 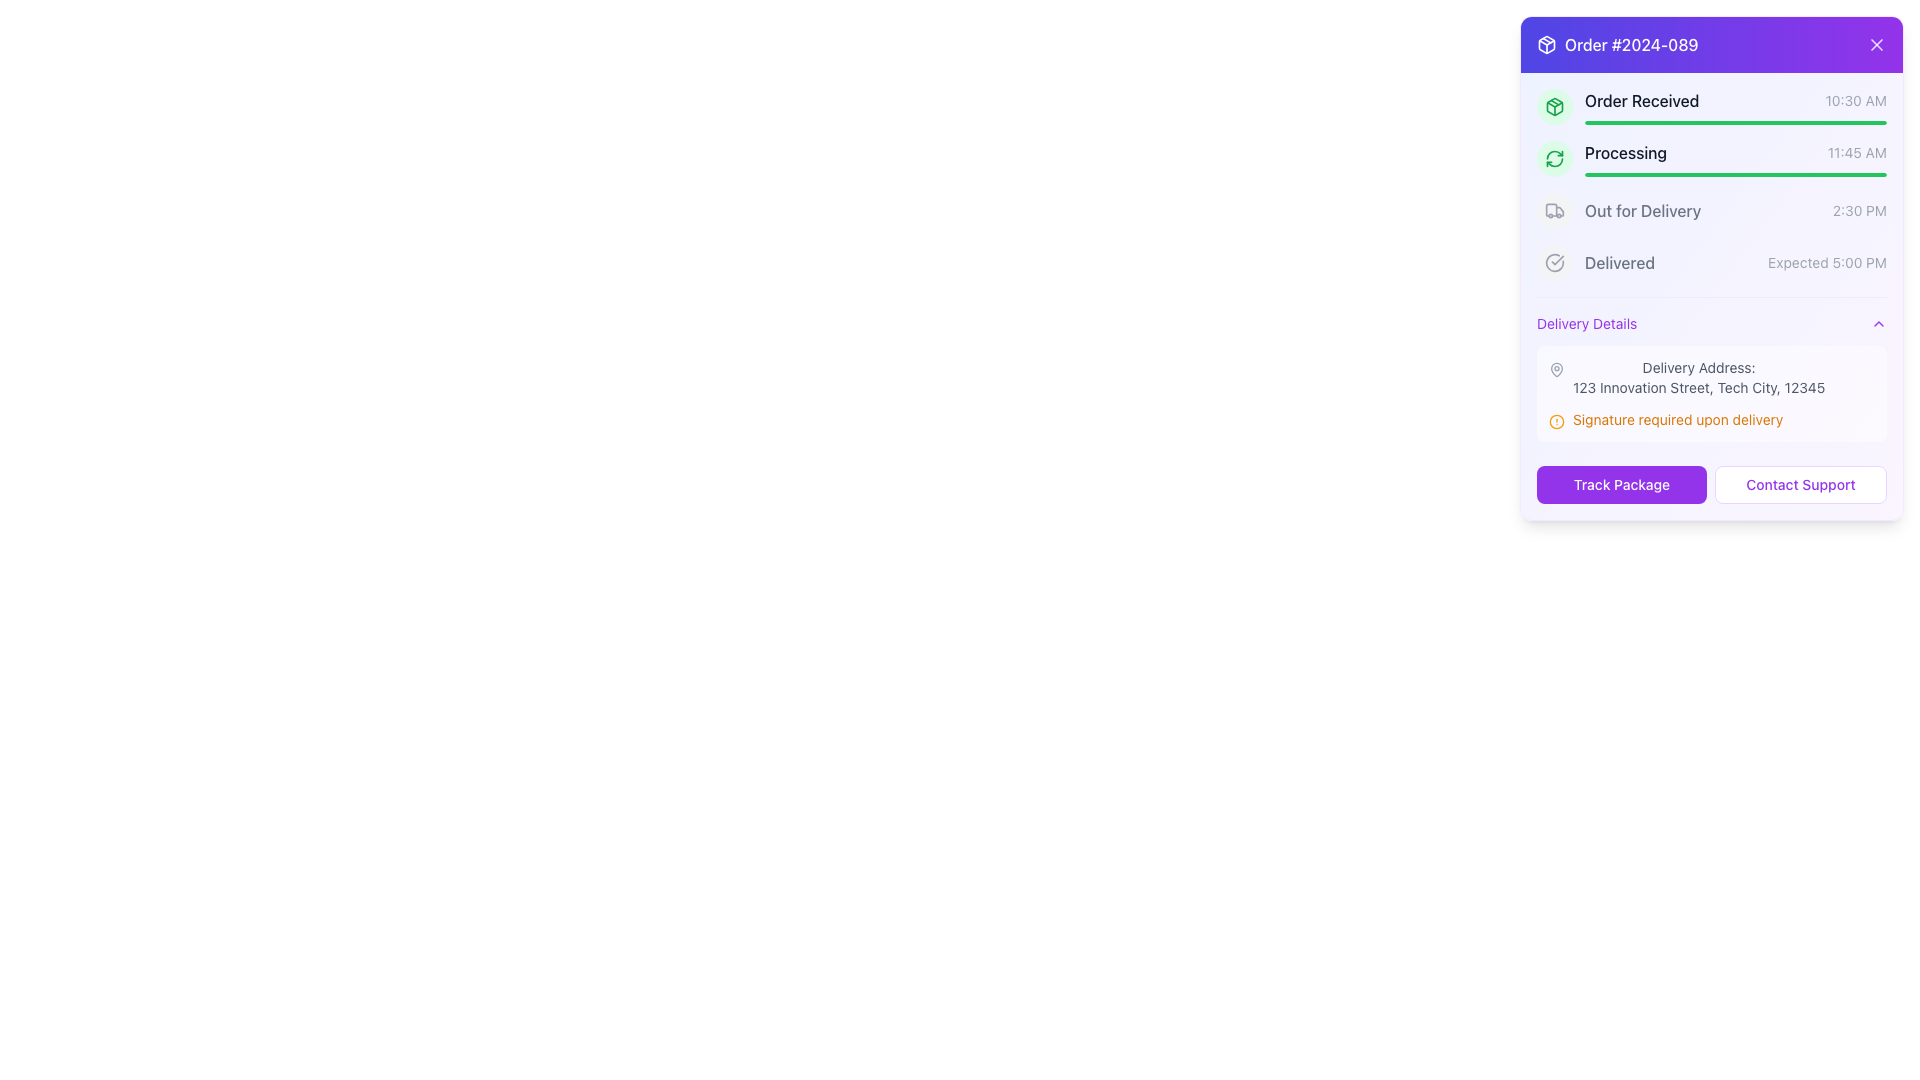 I want to click on the support services button located to the right of the 'Track Package' button at the bottom of the delivery details card, indicating its interactivity, so click(x=1800, y=485).